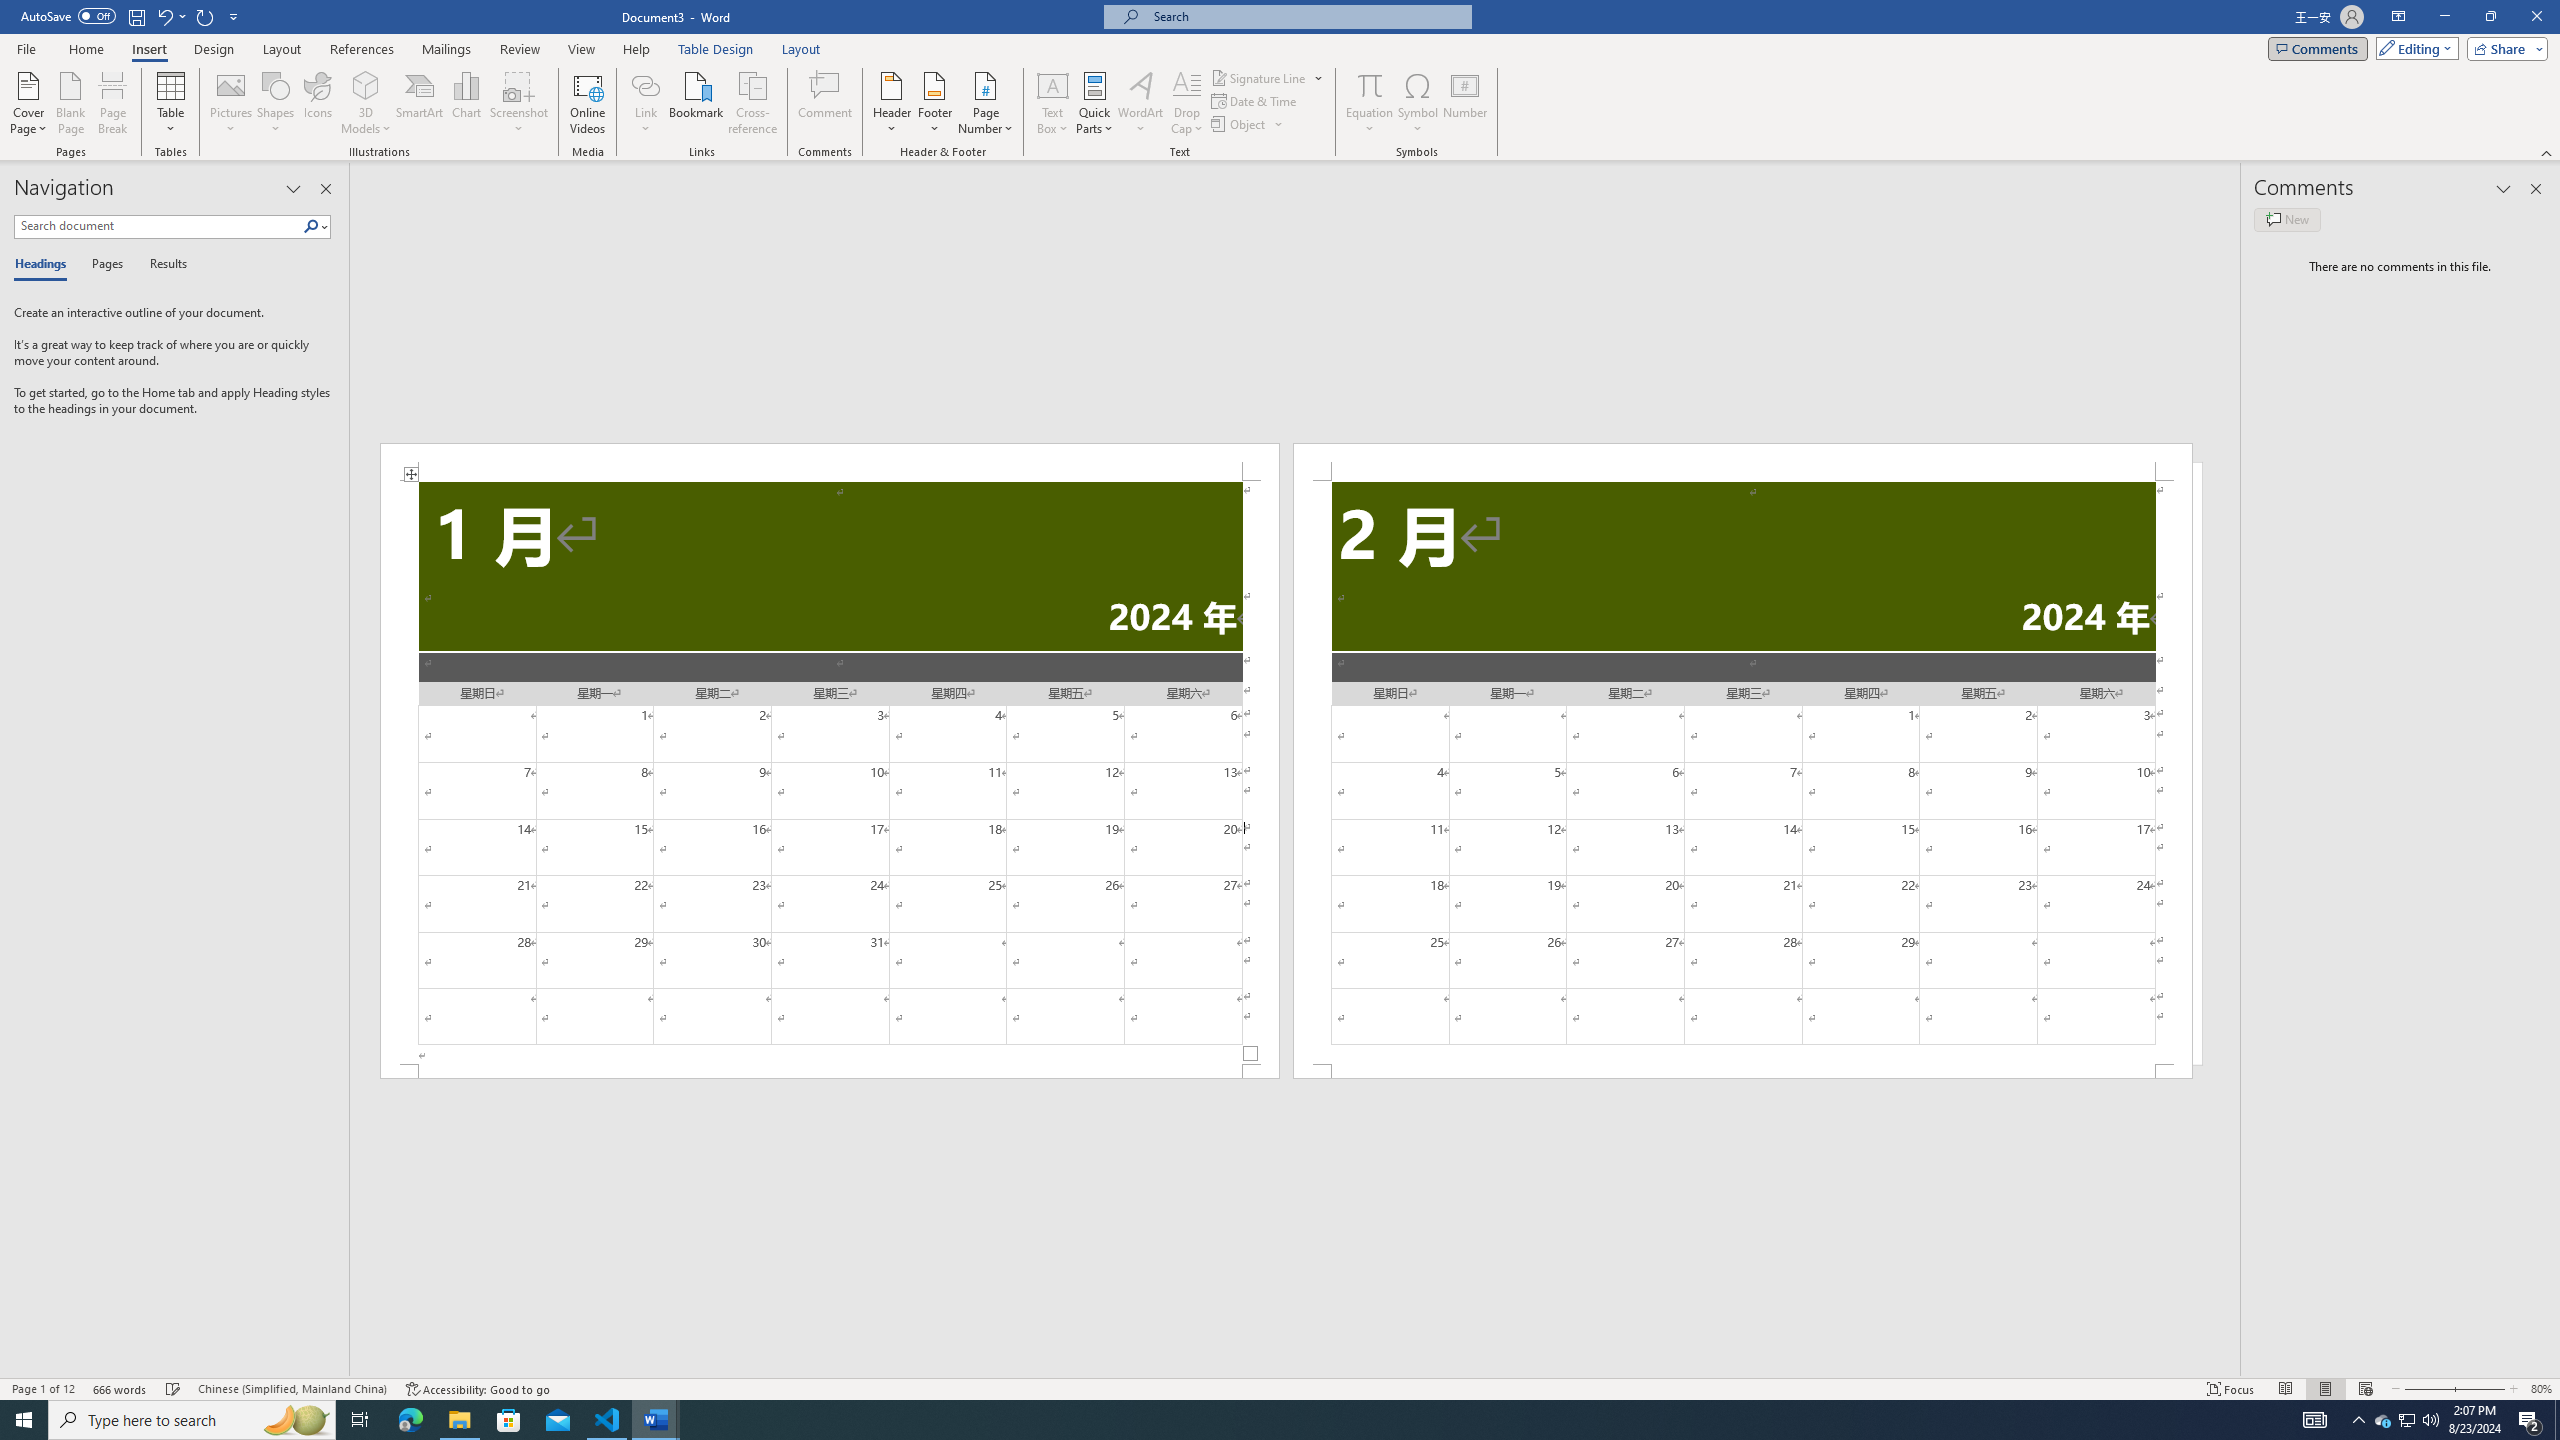  Describe the element at coordinates (892, 103) in the screenshot. I see `'Header'` at that location.